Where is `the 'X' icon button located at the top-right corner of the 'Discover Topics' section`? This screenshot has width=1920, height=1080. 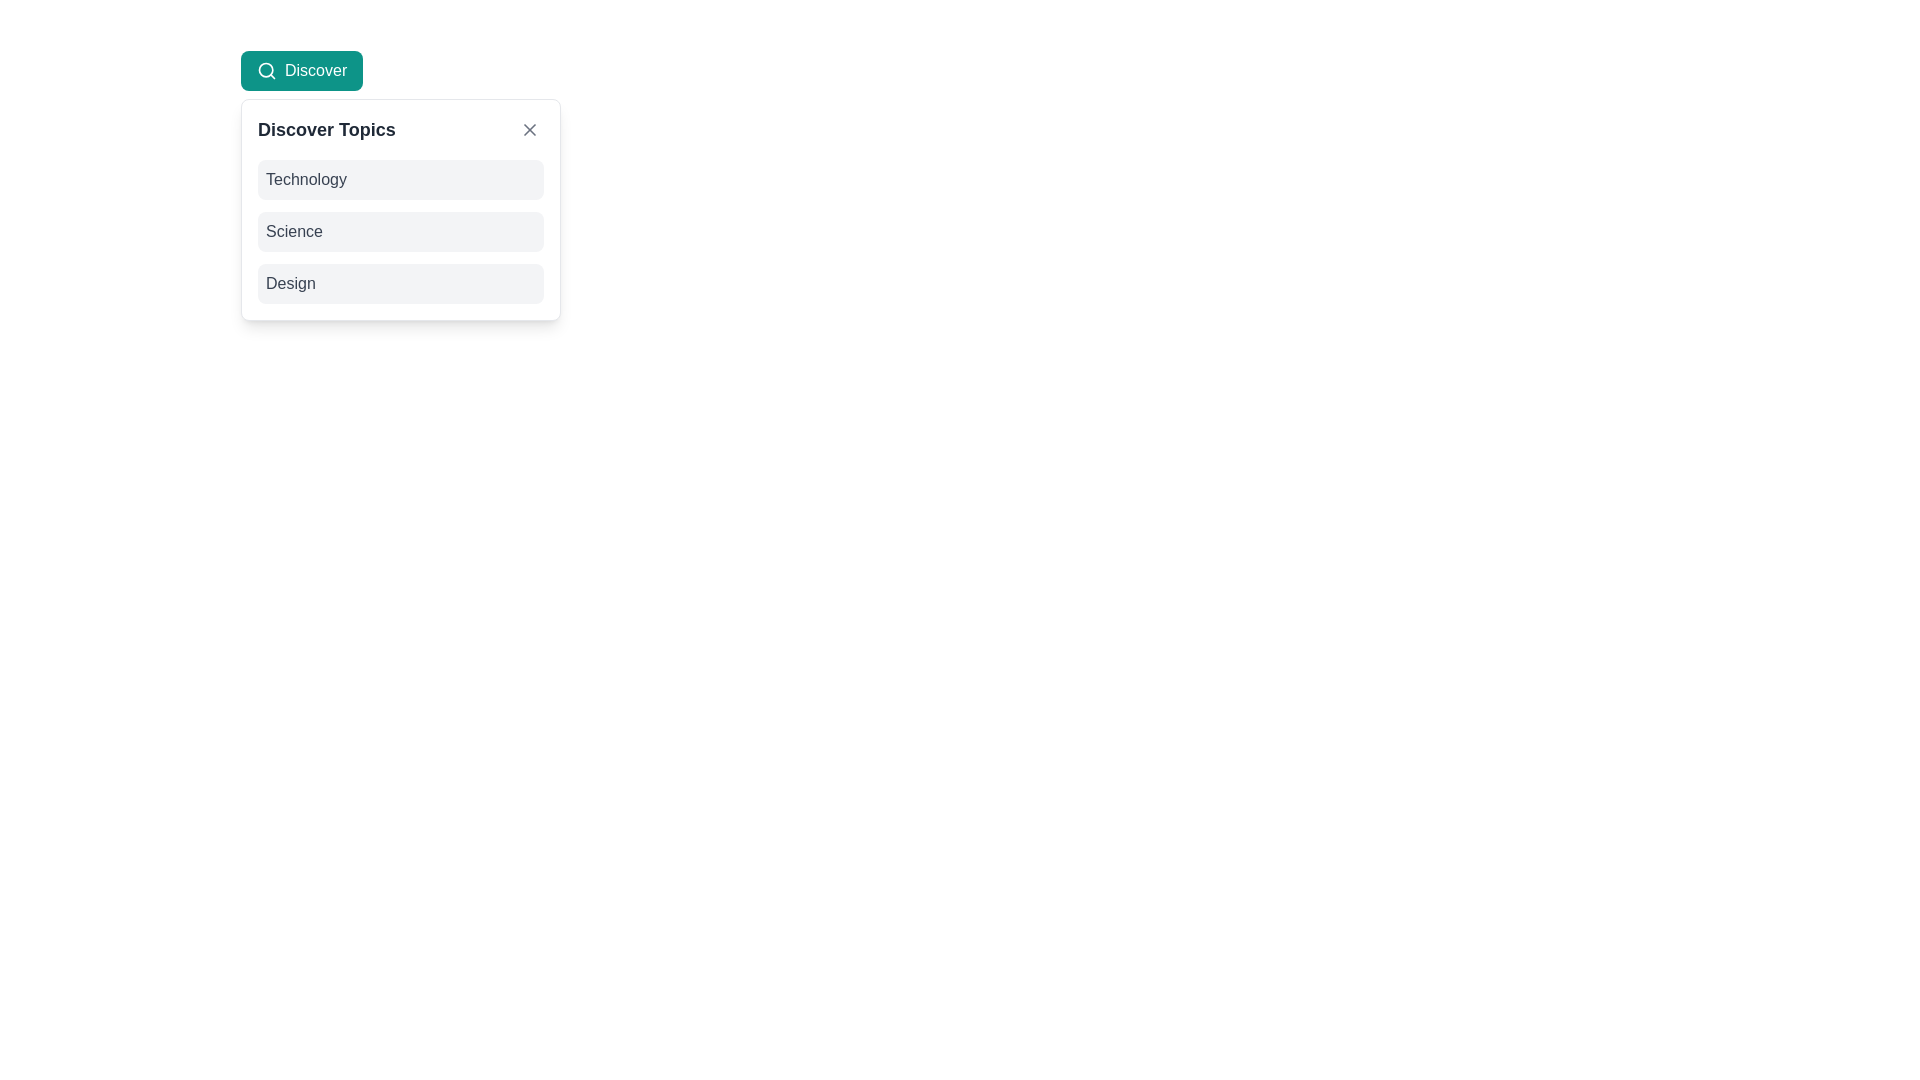 the 'X' icon button located at the top-right corner of the 'Discover Topics' section is located at coordinates (529, 130).